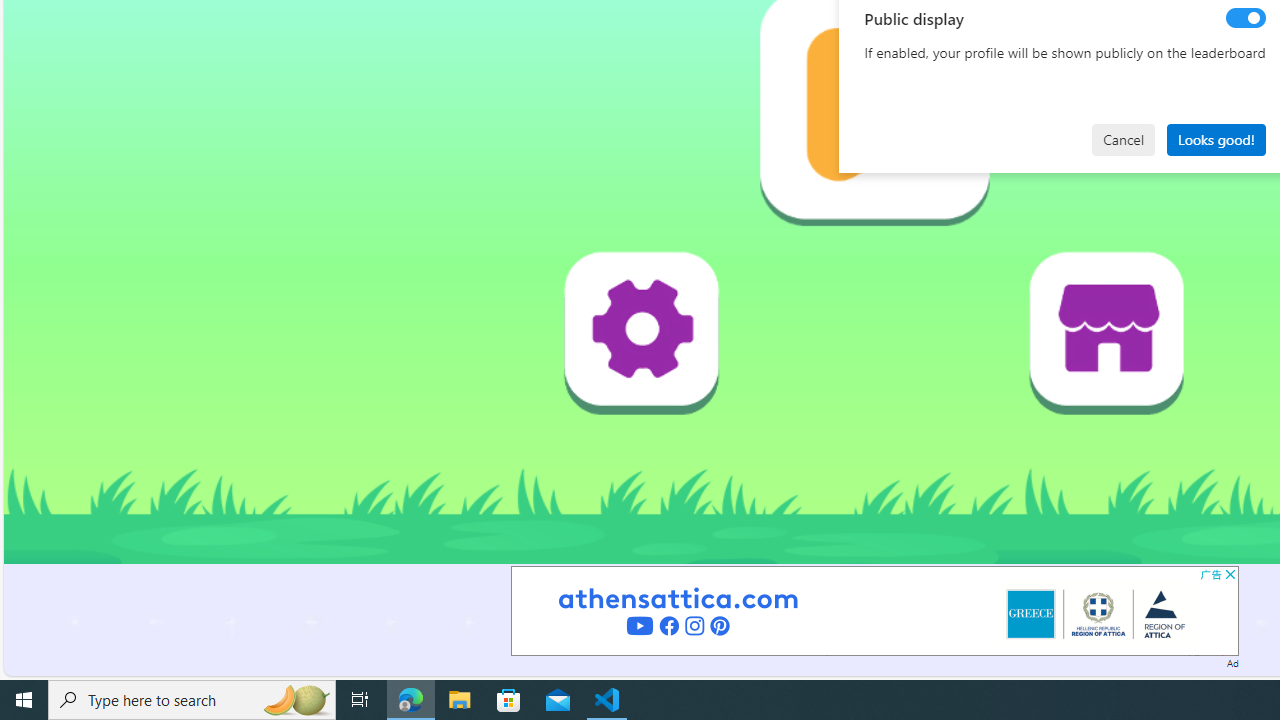 This screenshot has width=1280, height=720. Describe the element at coordinates (459, 698) in the screenshot. I see `'File Explorer'` at that location.